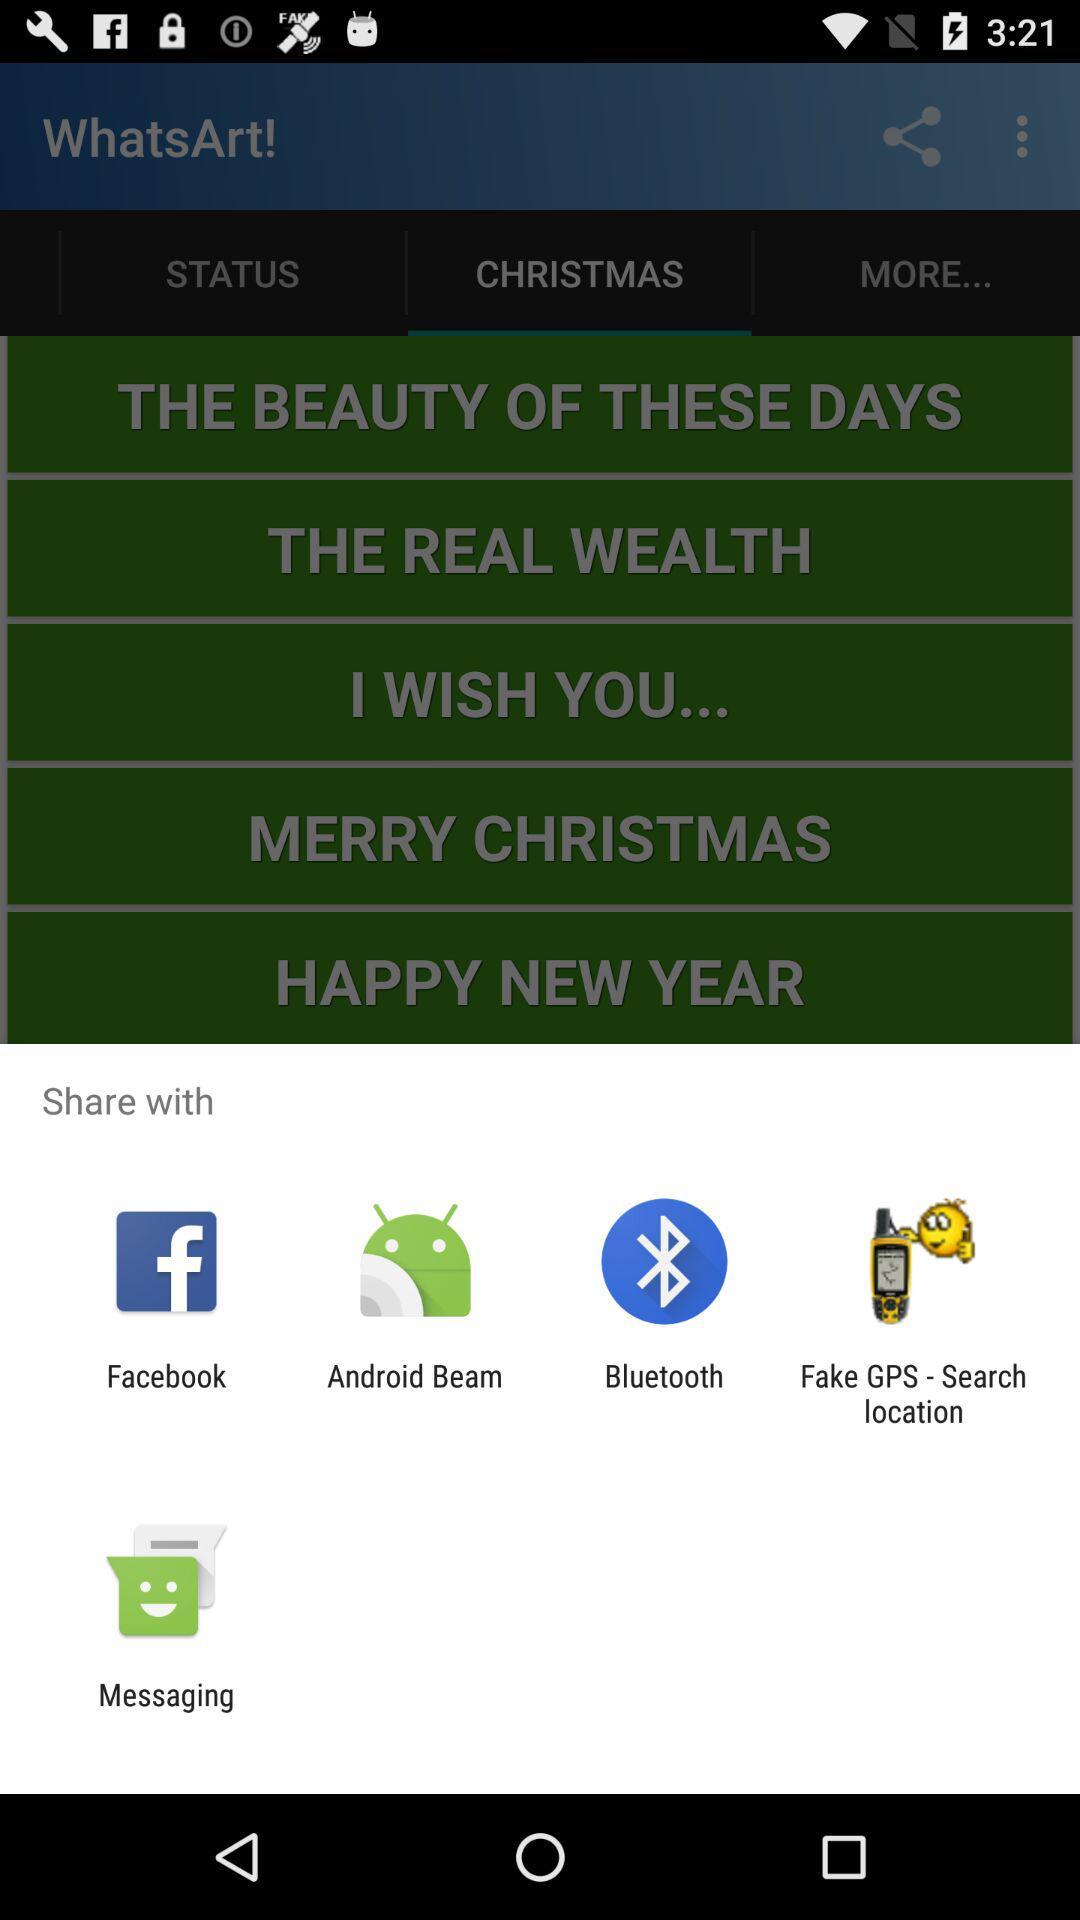  I want to click on item next to the fake gps search app, so click(664, 1392).